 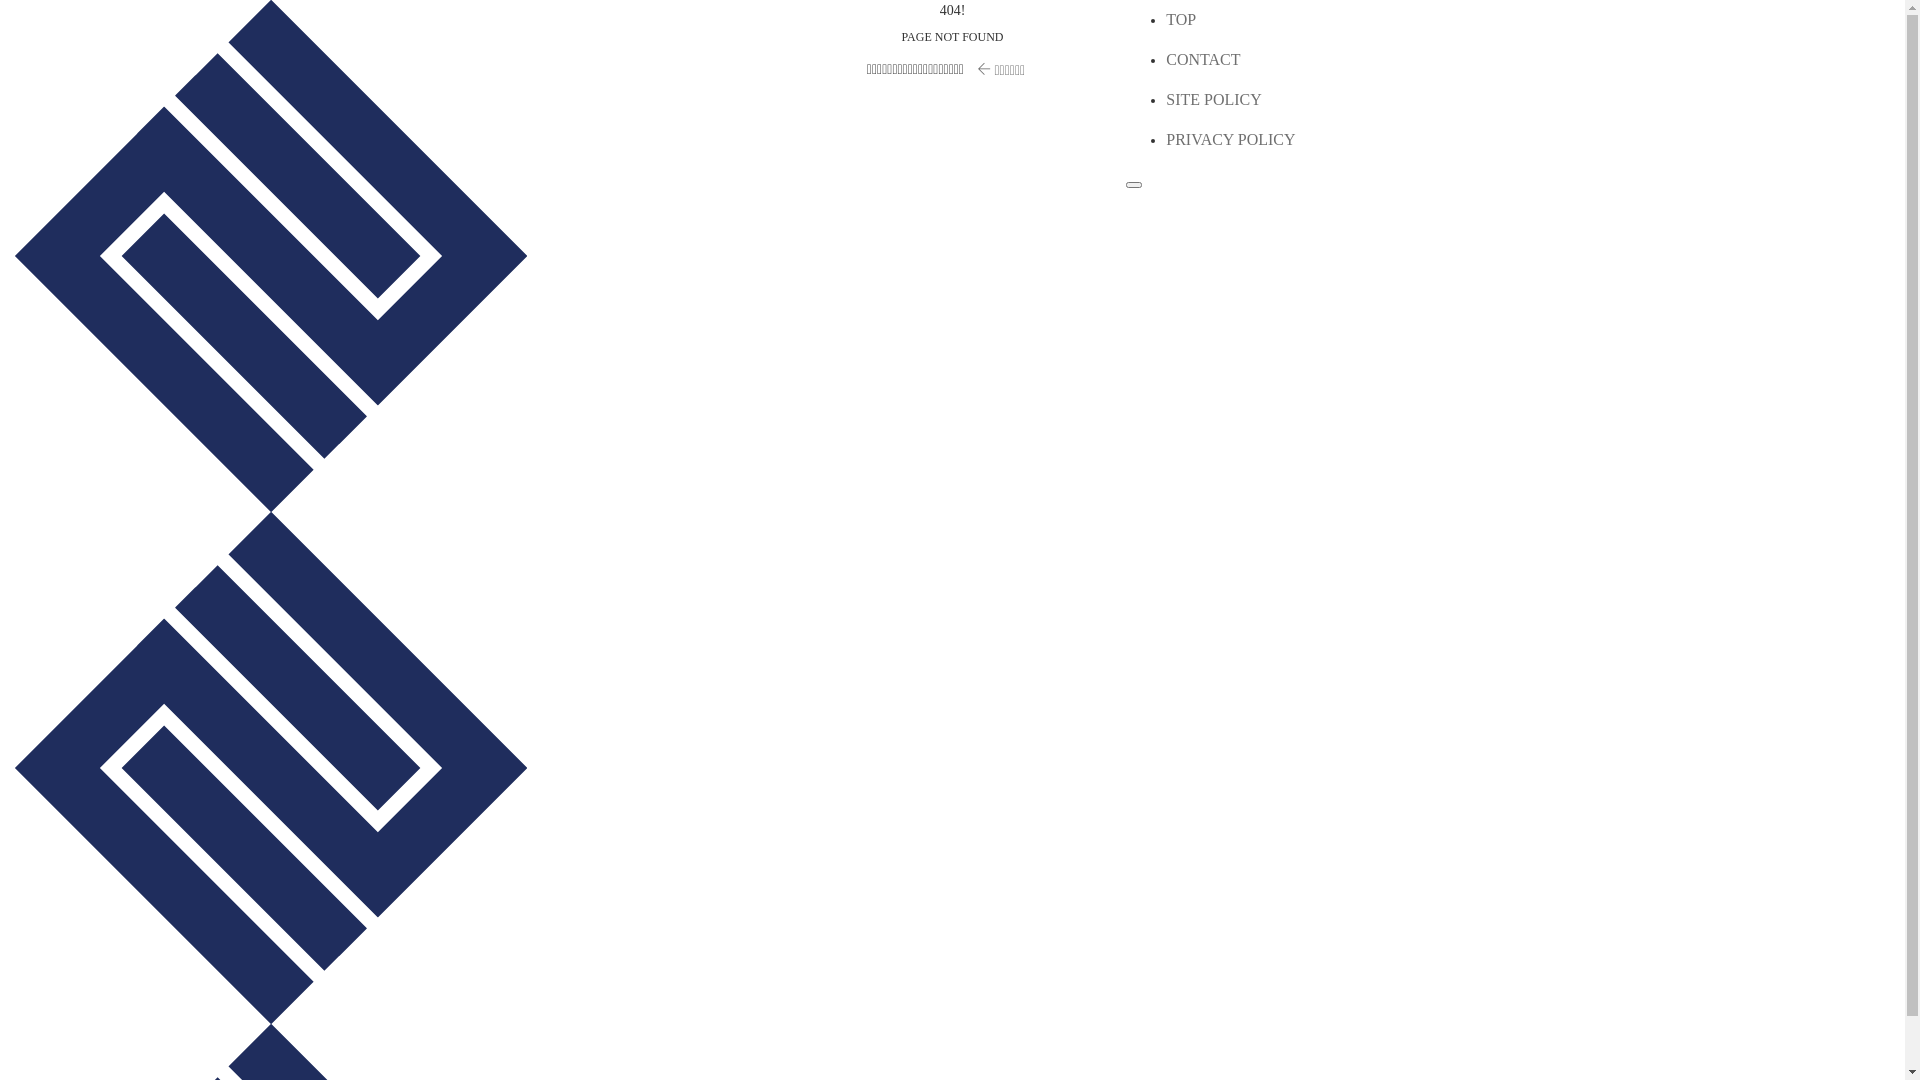 What do you see at coordinates (1180, 19) in the screenshot?
I see `'TOP'` at bounding box center [1180, 19].